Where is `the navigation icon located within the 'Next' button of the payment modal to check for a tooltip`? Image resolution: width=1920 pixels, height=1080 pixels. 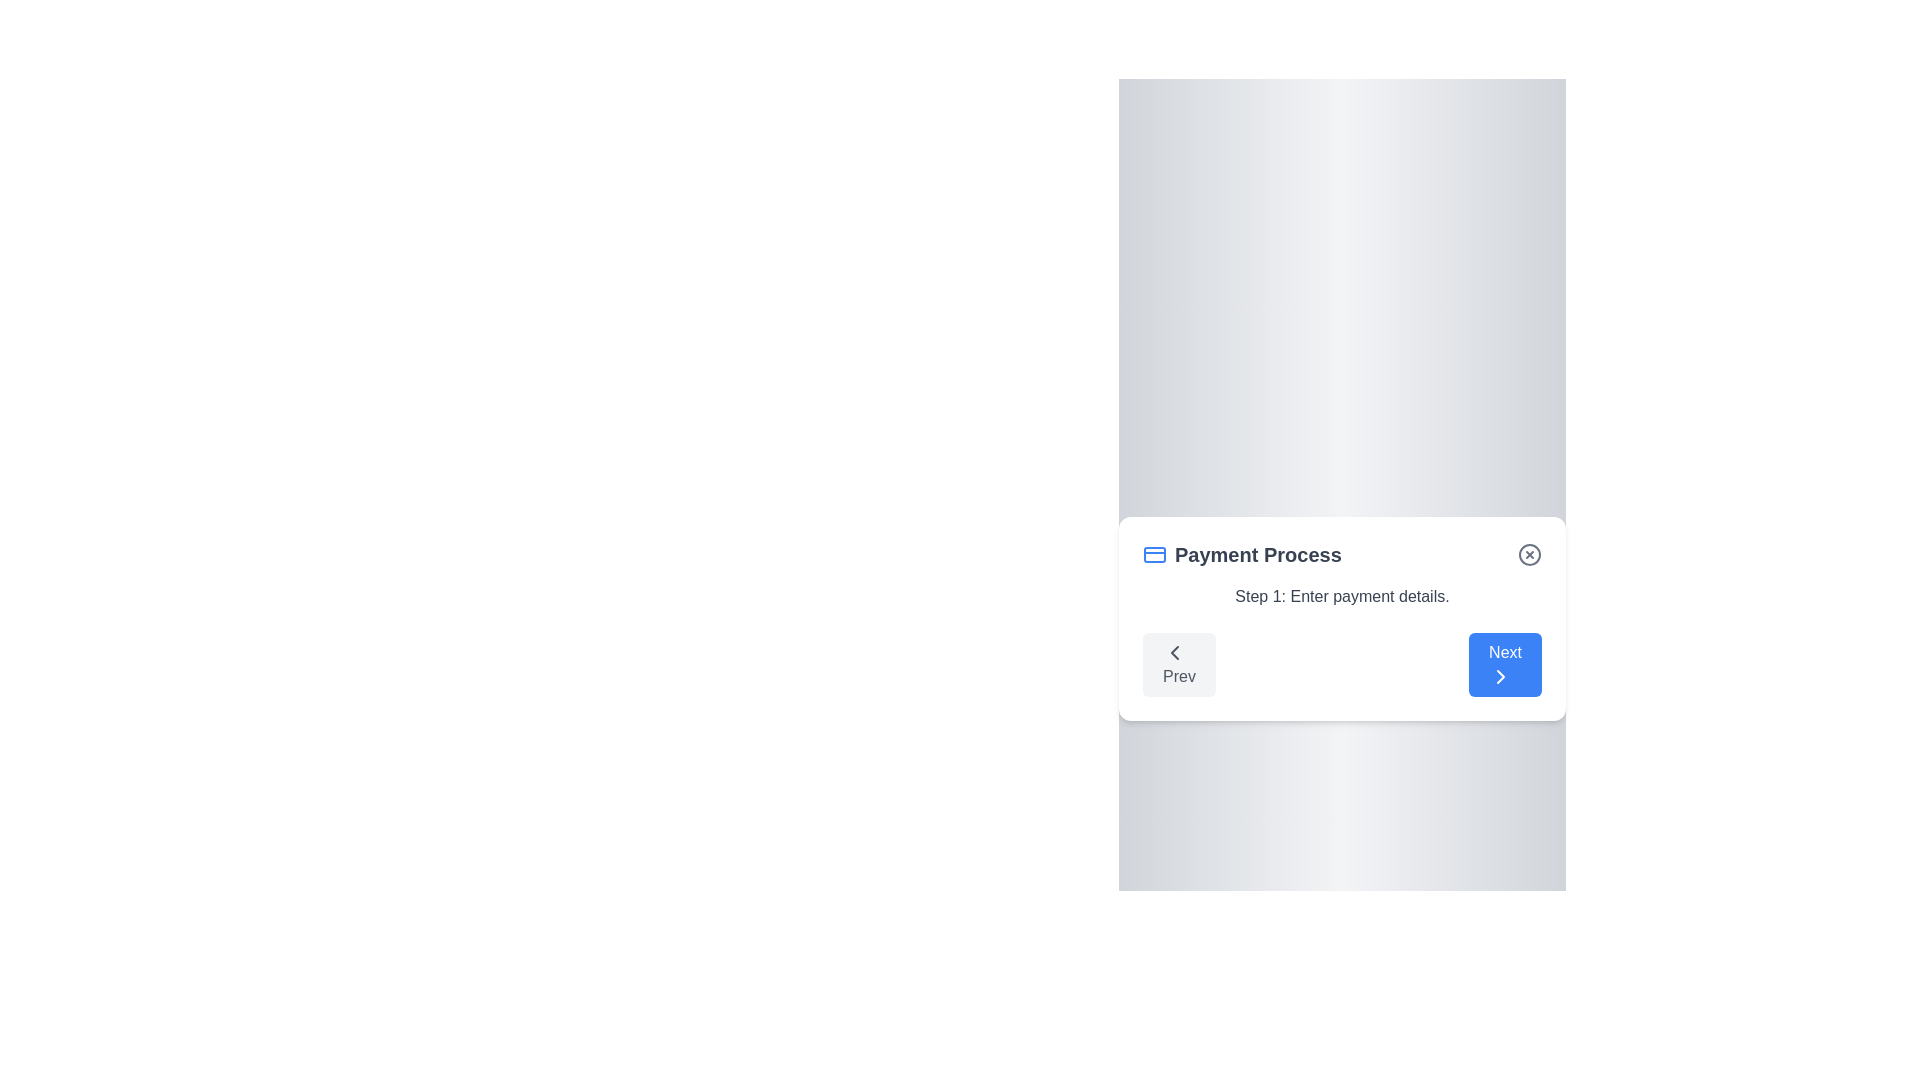
the navigation icon located within the 'Next' button of the payment modal to check for a tooltip is located at coordinates (1501, 676).